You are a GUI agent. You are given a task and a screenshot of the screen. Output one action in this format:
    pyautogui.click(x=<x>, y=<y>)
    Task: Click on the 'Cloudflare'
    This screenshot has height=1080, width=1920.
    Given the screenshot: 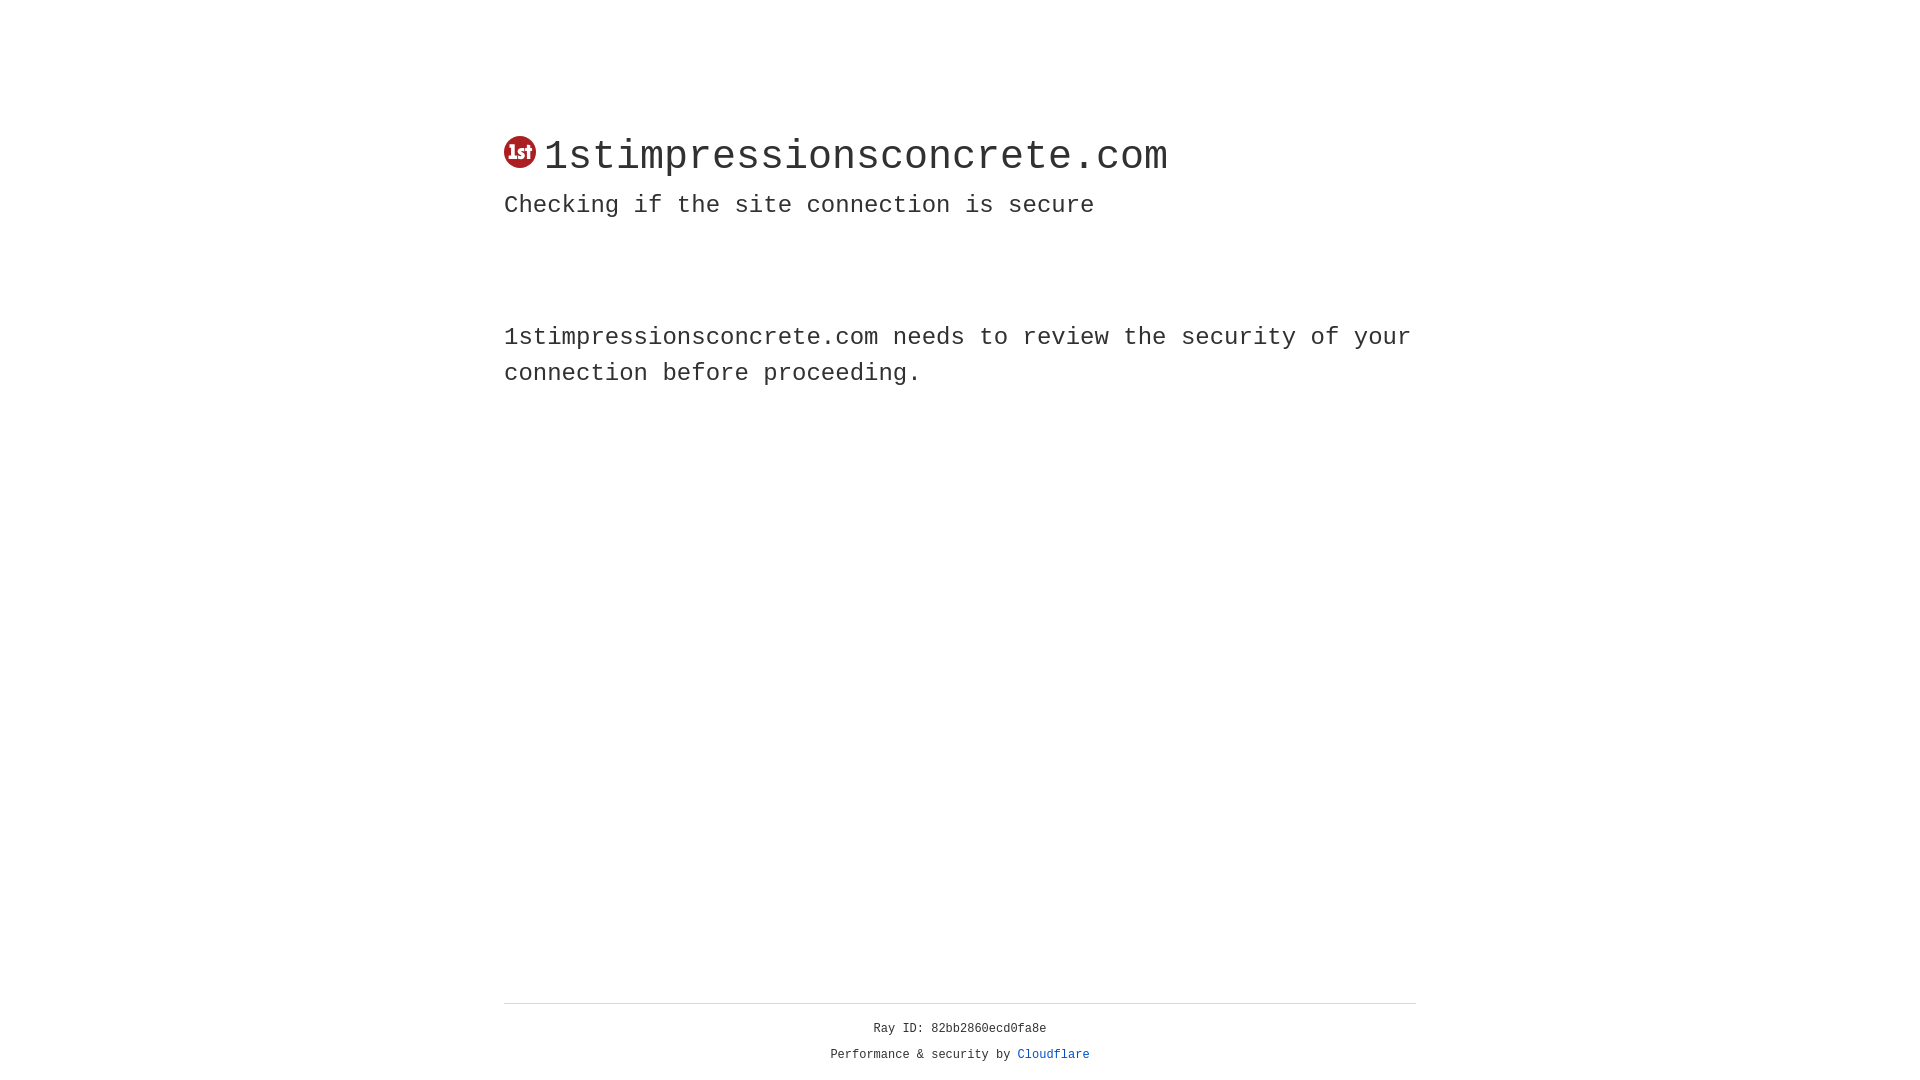 What is the action you would take?
    pyautogui.click(x=1053, y=1054)
    